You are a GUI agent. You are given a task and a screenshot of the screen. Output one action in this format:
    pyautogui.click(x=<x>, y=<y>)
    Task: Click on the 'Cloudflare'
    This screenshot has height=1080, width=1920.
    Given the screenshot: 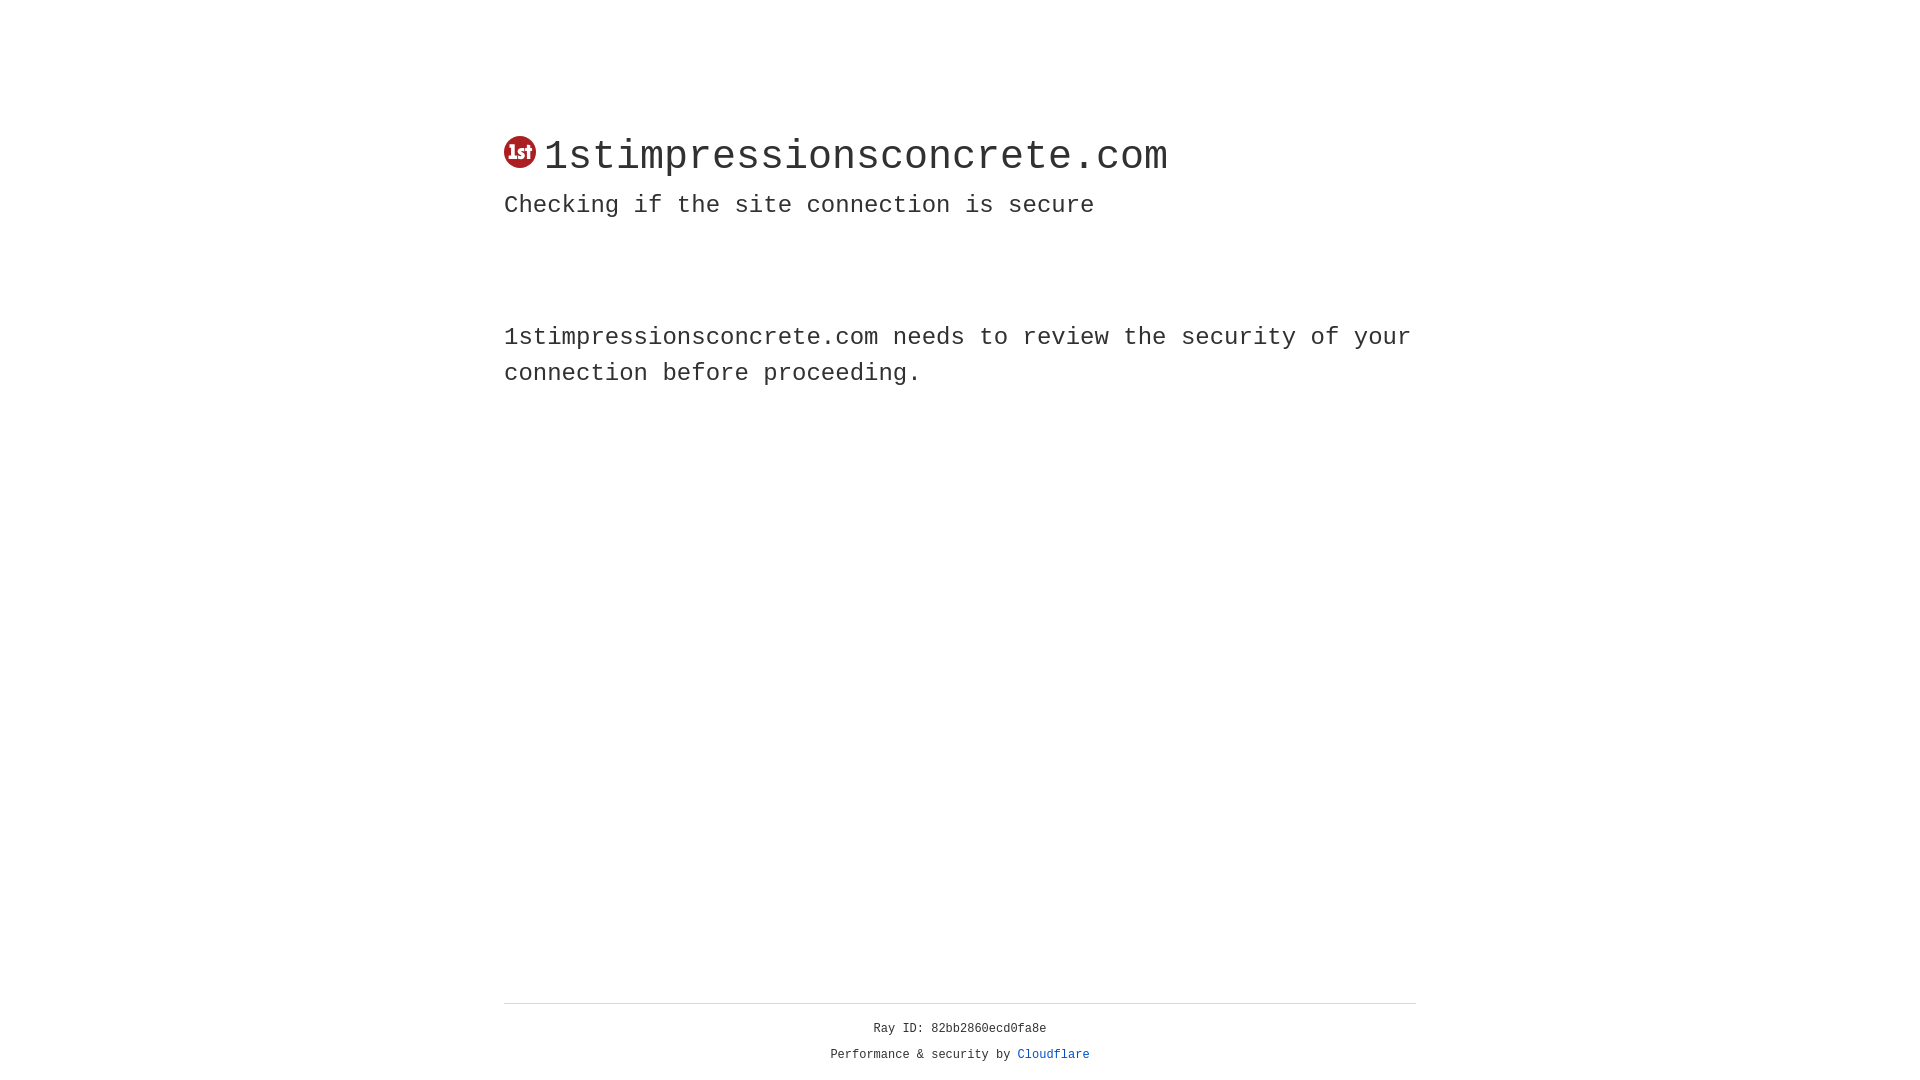 What is the action you would take?
    pyautogui.click(x=1053, y=1054)
    